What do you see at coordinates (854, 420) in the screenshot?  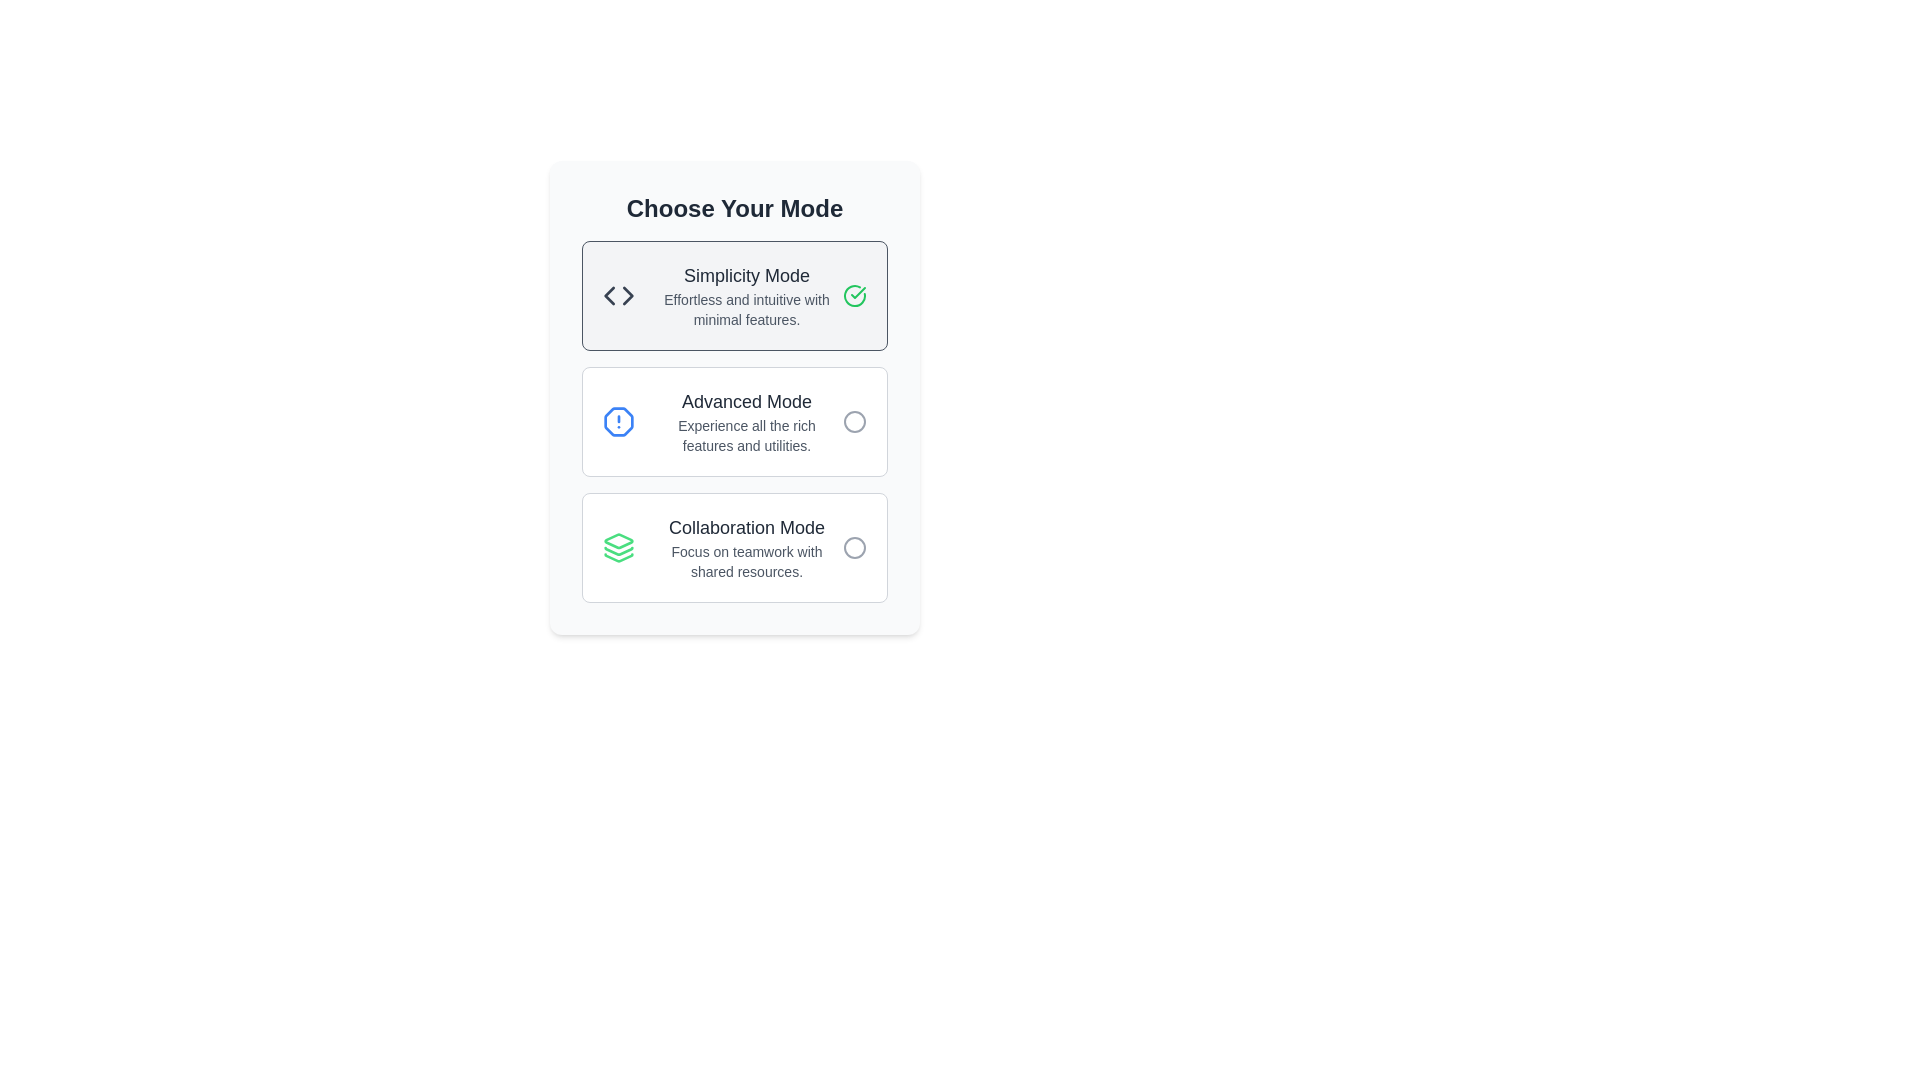 I see `the center of the radio button used for selecting the 'Advanced Mode' option, which is located in the Advanced Mode section, aligned to the right of the descriptive text` at bounding box center [854, 420].